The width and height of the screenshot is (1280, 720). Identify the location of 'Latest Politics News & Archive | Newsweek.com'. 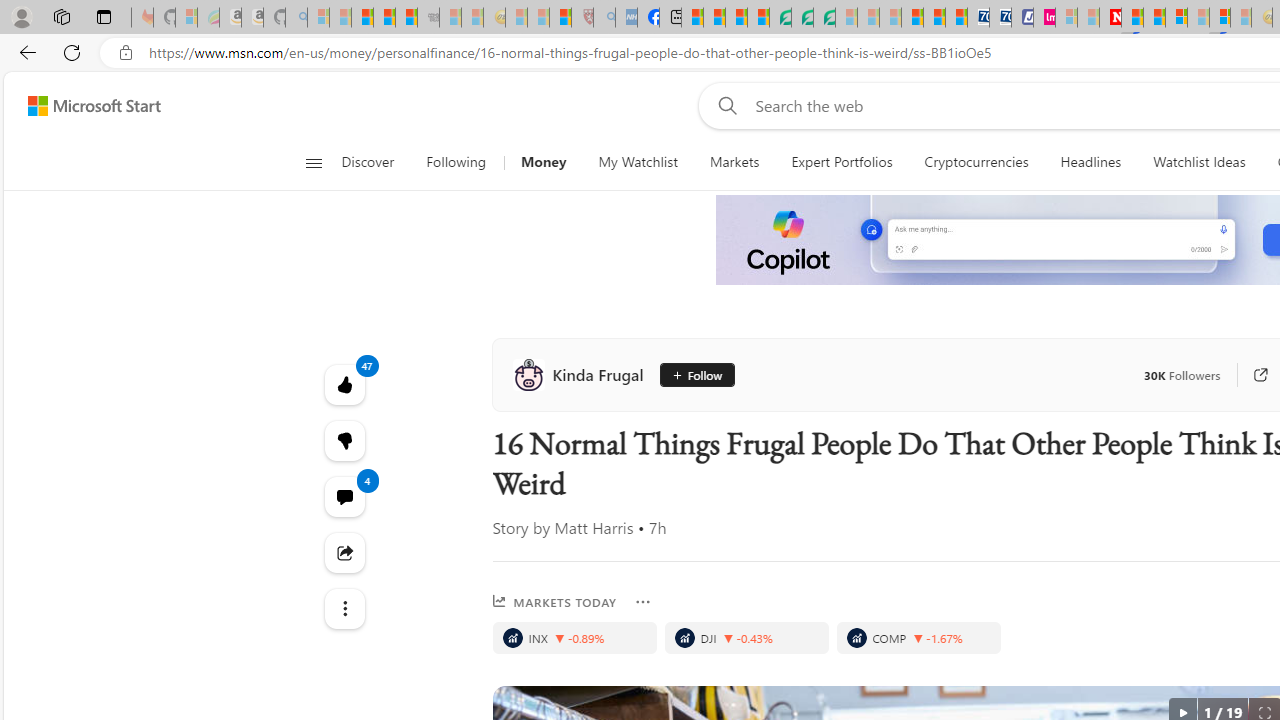
(1109, 17).